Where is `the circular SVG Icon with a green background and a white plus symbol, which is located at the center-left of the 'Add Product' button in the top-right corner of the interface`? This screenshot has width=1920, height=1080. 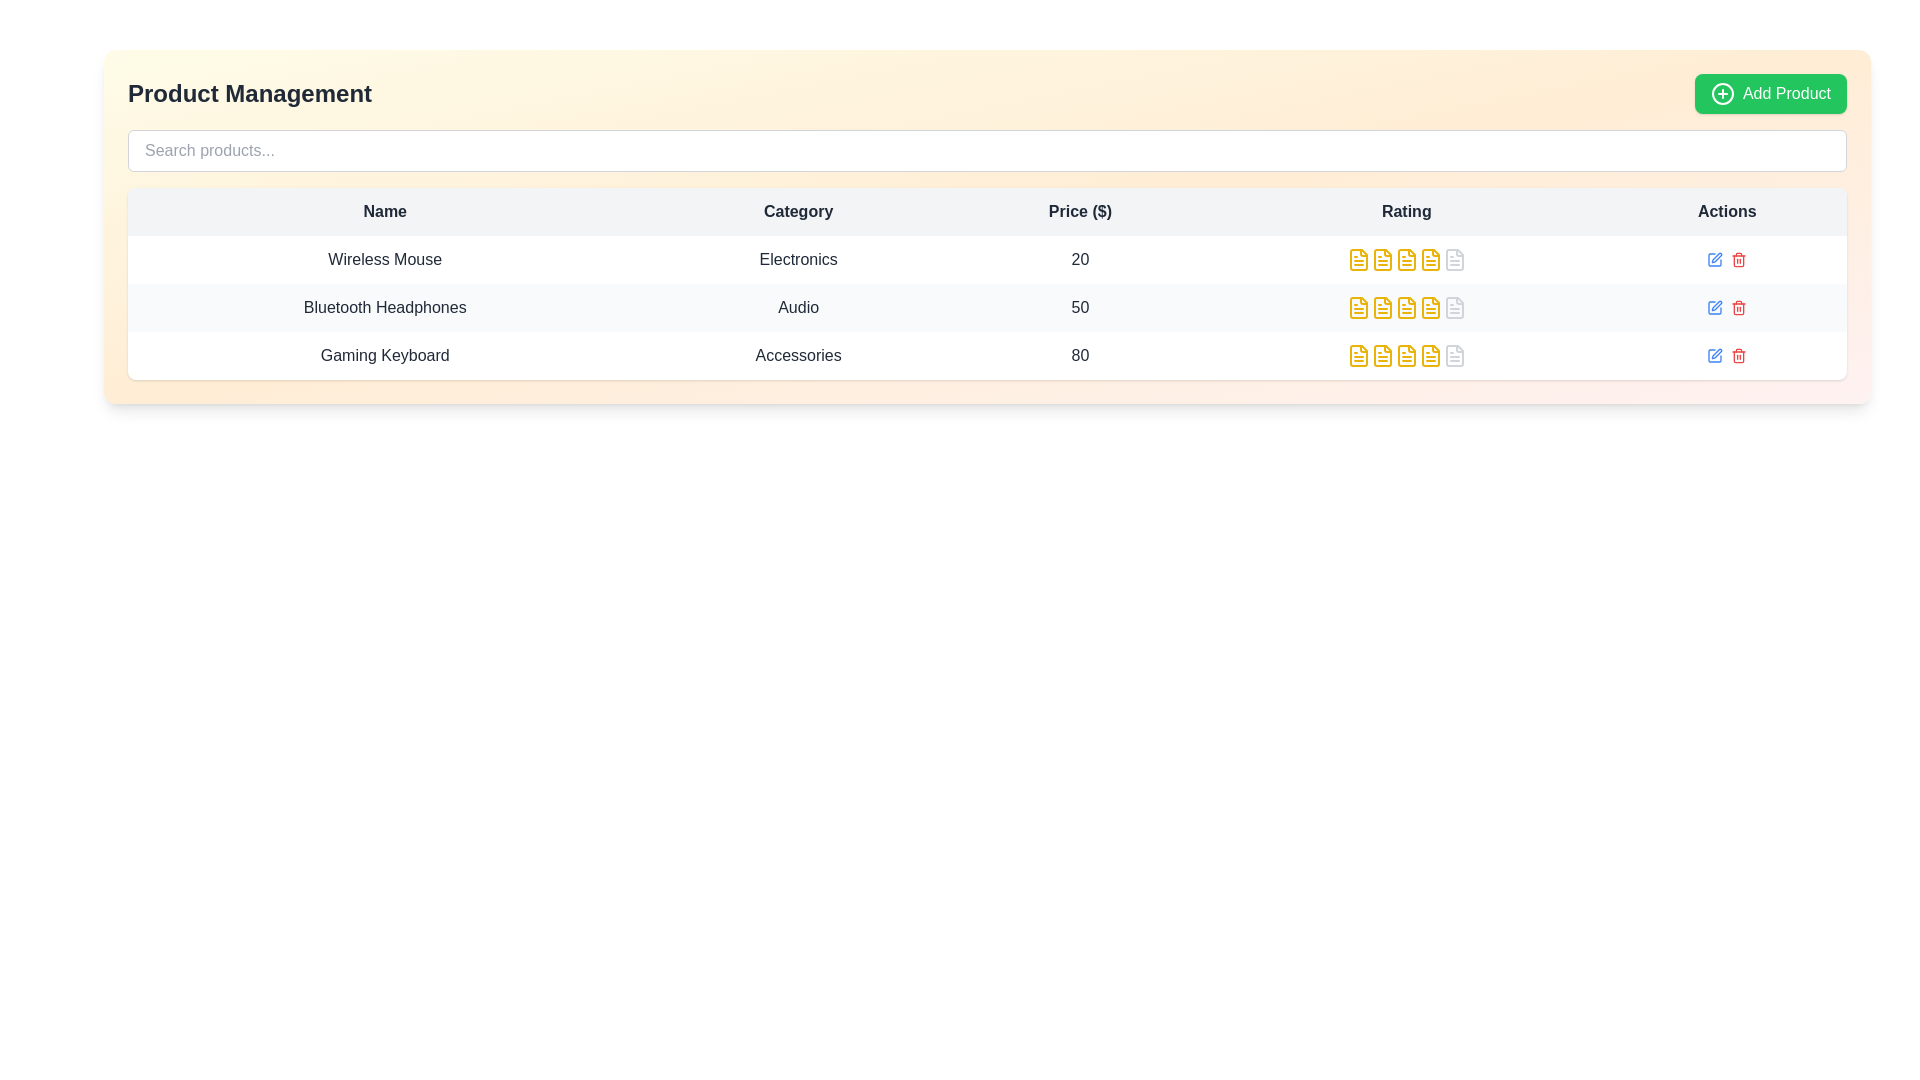 the circular SVG Icon with a green background and a white plus symbol, which is located at the center-left of the 'Add Product' button in the top-right corner of the interface is located at coordinates (1722, 93).